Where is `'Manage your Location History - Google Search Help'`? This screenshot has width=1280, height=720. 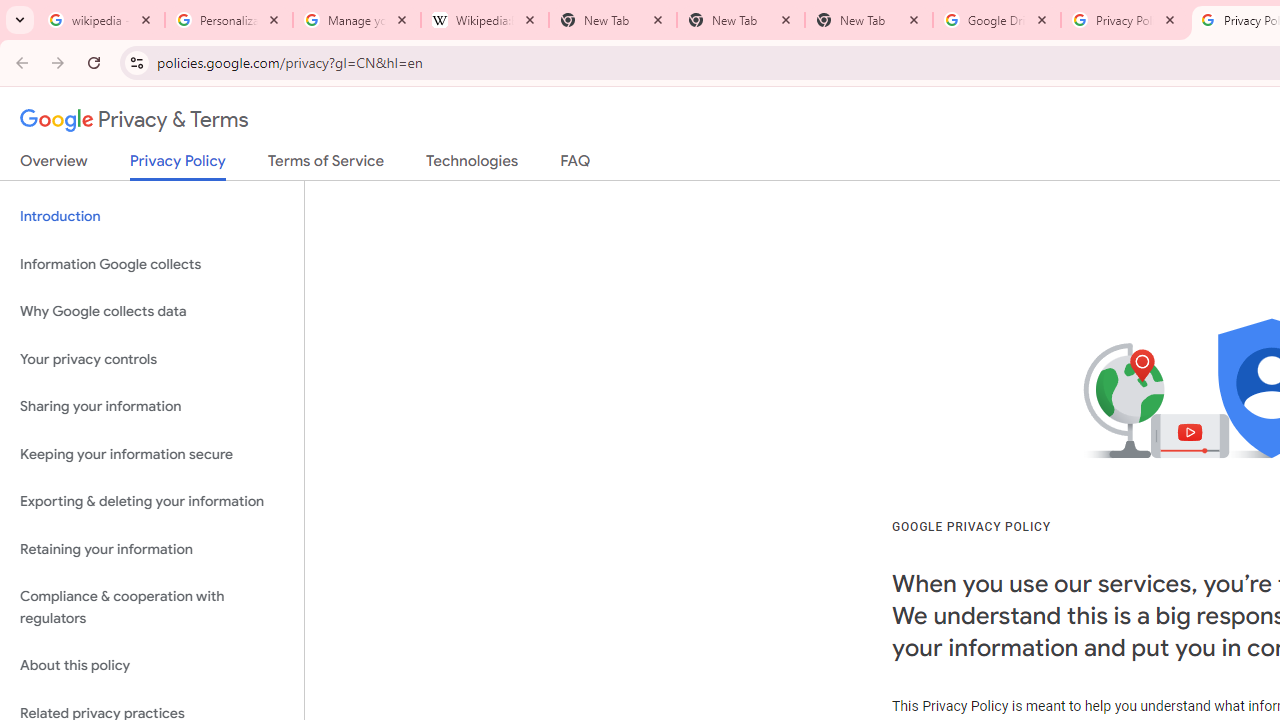 'Manage your Location History - Google Search Help' is located at coordinates (357, 20).